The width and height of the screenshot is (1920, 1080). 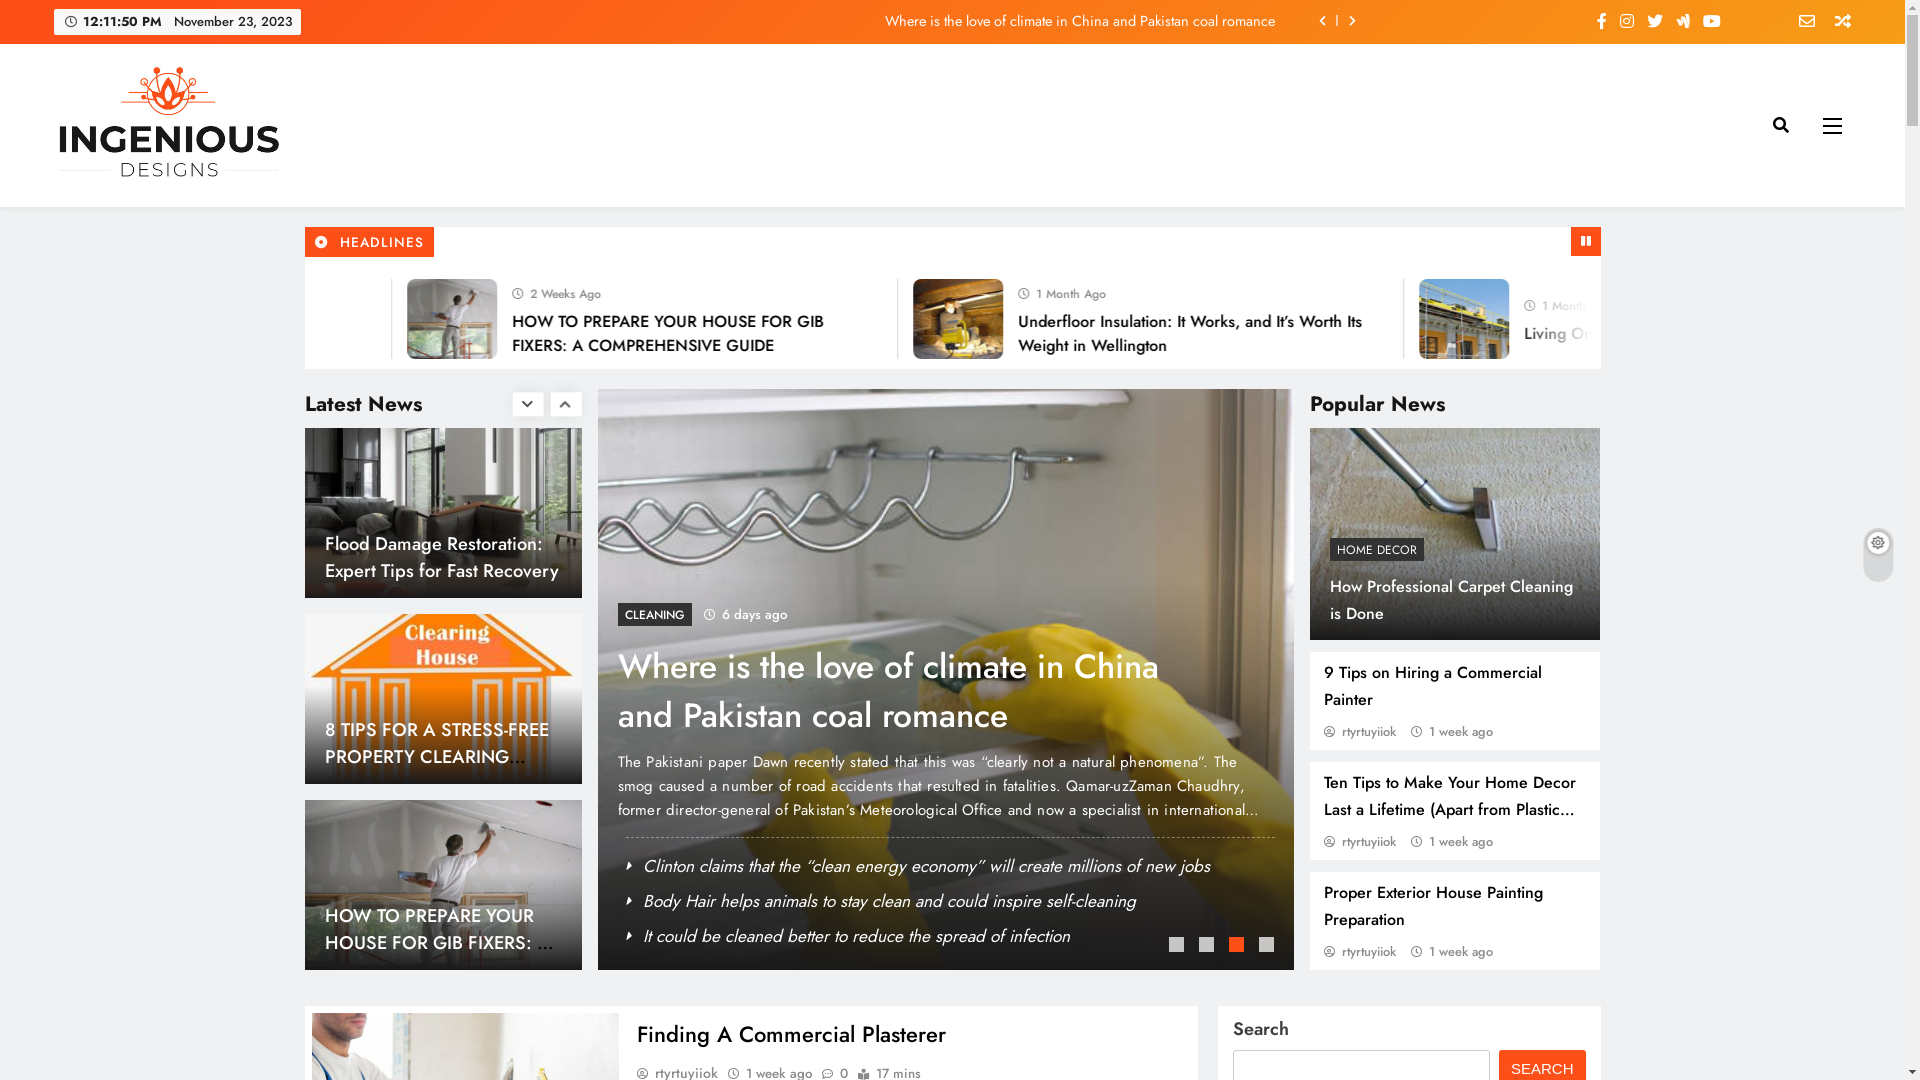 I want to click on '4', so click(x=1267, y=946).